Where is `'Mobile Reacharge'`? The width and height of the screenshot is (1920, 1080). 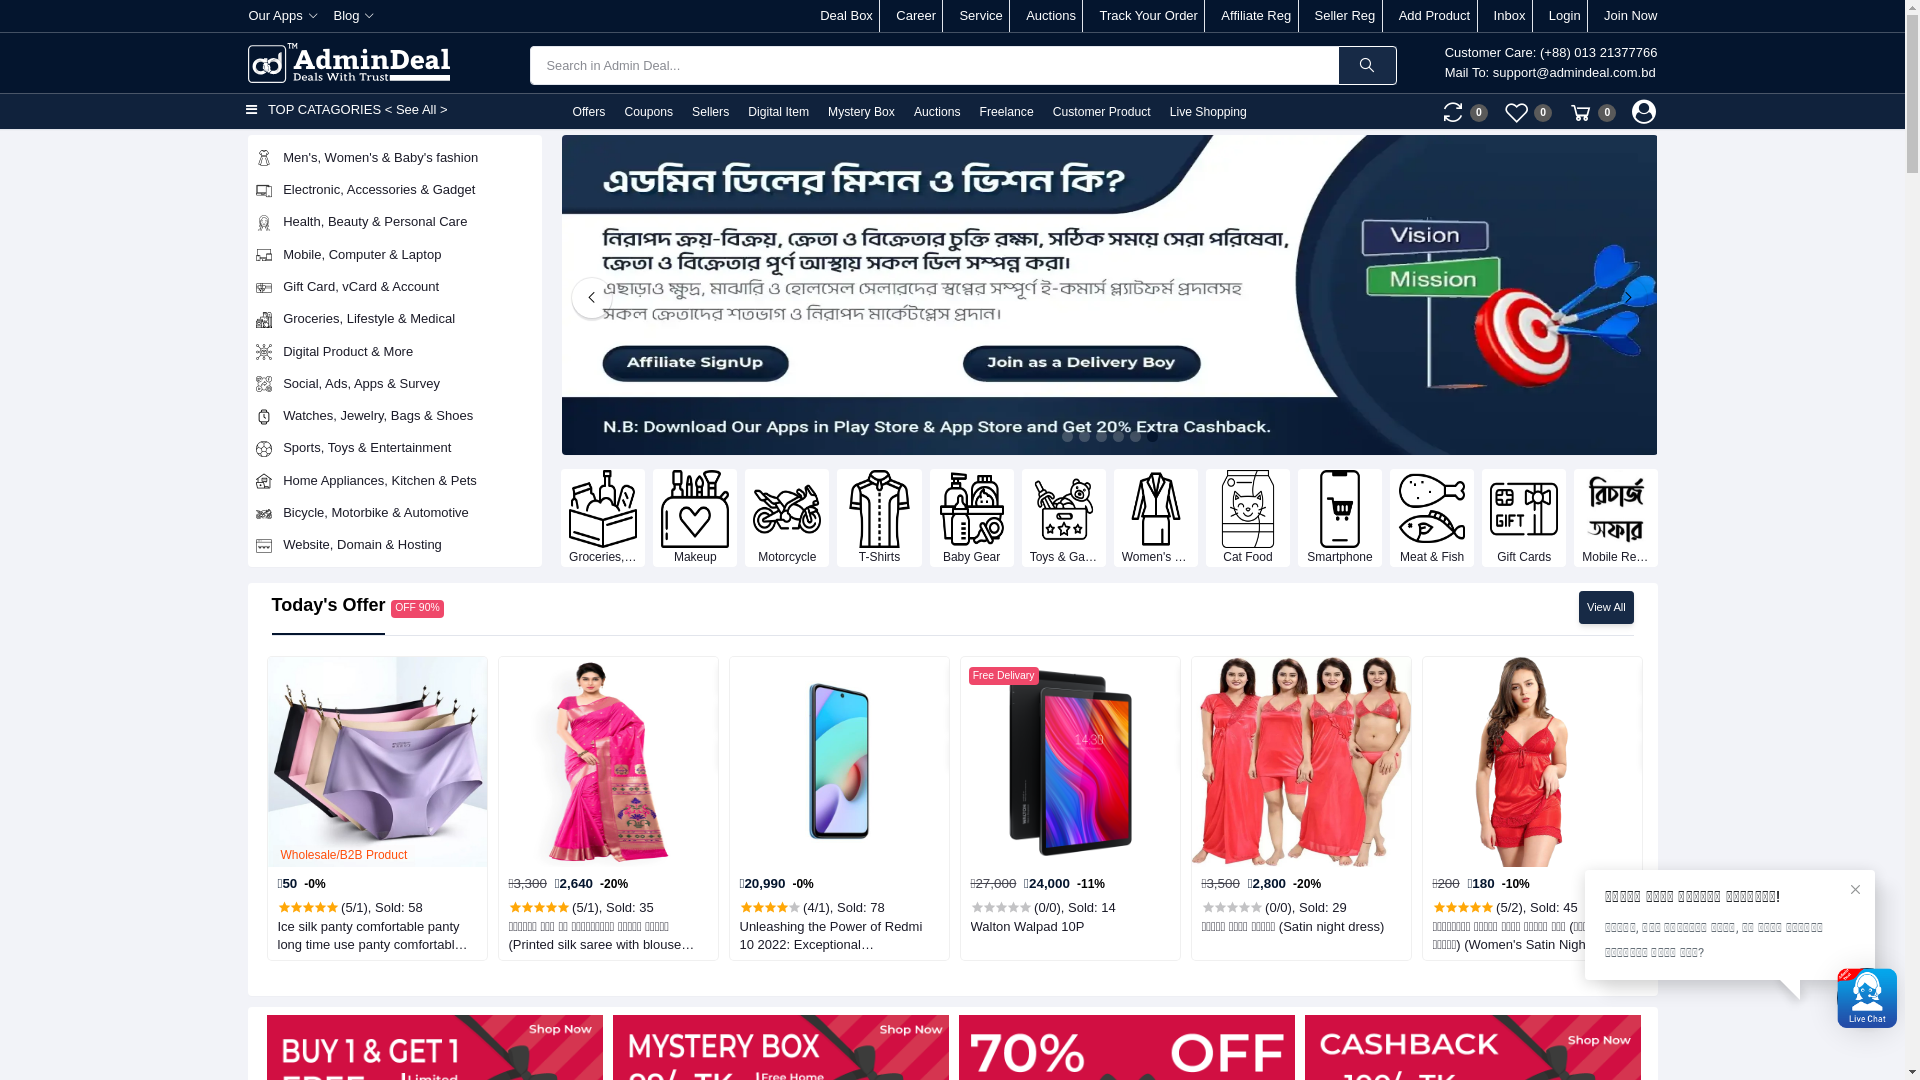 'Mobile Reacharge' is located at coordinates (1573, 516).